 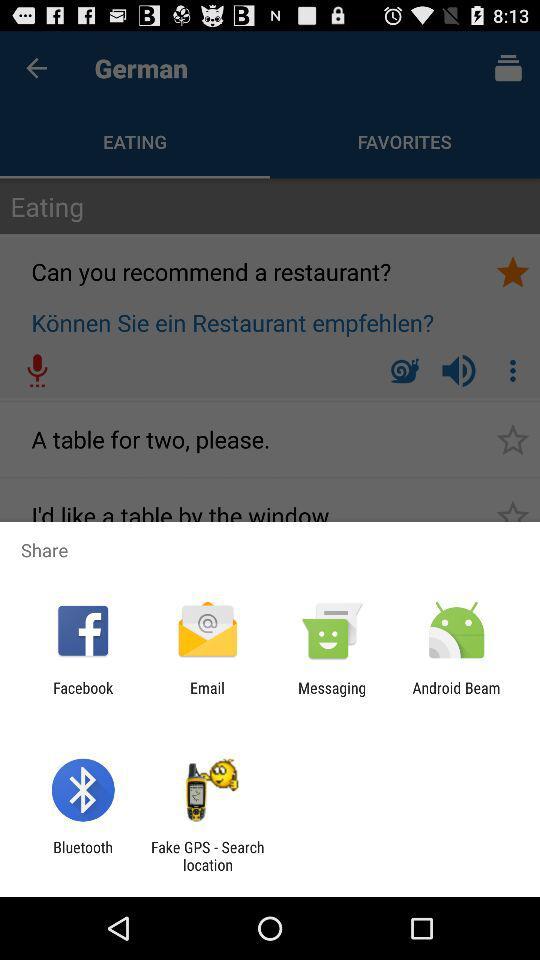 What do you see at coordinates (332, 696) in the screenshot?
I see `icon next to android beam` at bounding box center [332, 696].